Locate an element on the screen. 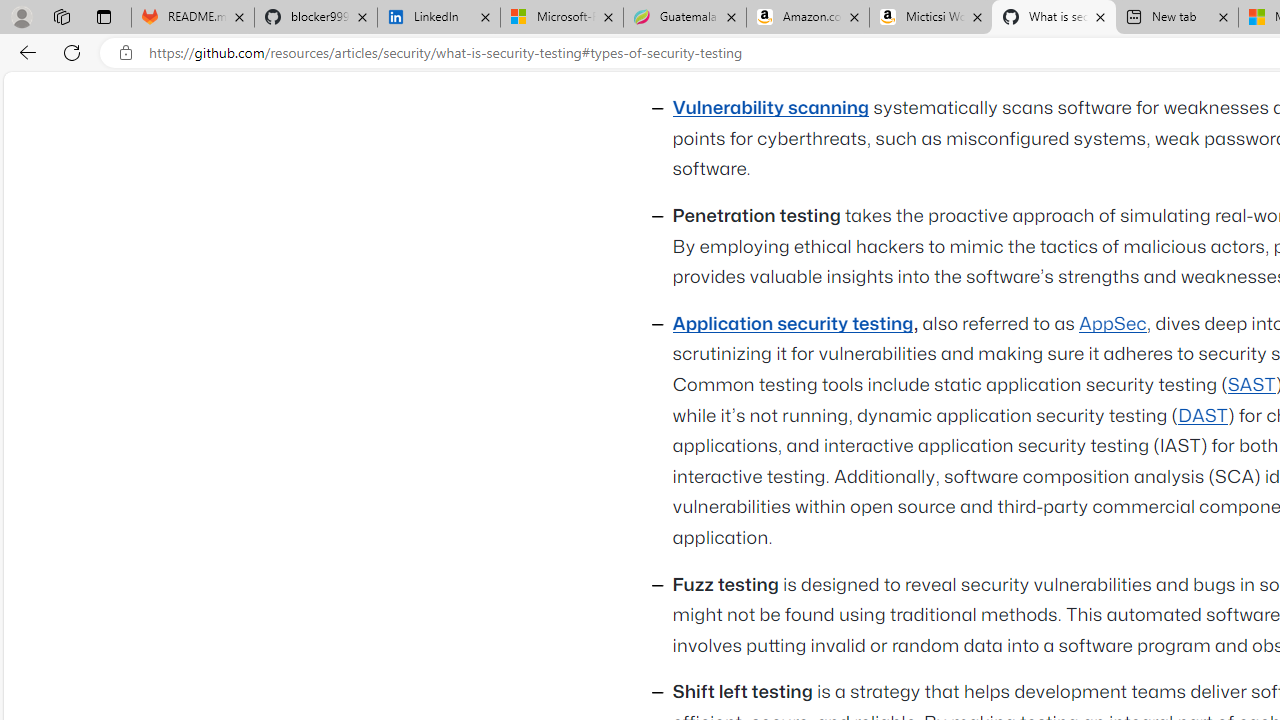 The width and height of the screenshot is (1280, 720). 'Vulnerability scanning' is located at coordinates (770, 109).